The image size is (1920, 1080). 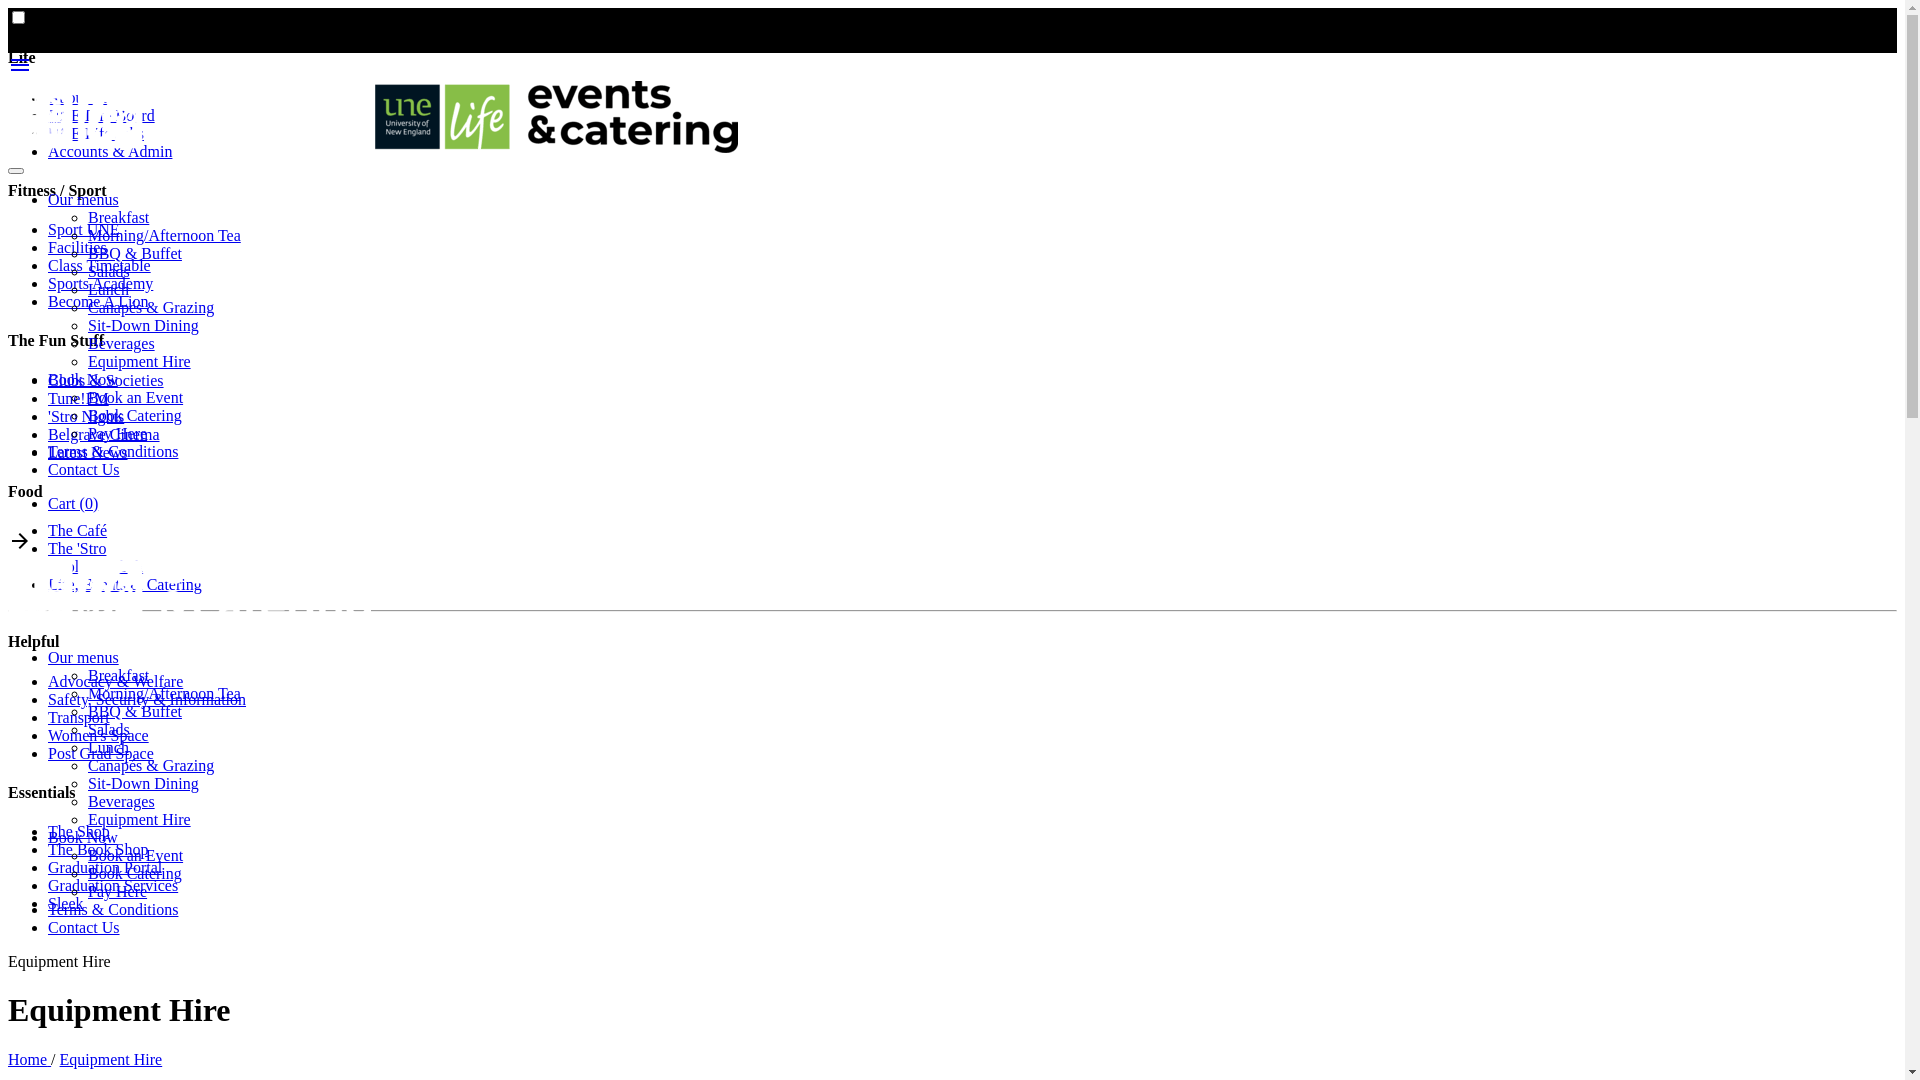 What do you see at coordinates (99, 283) in the screenshot?
I see `'Sports Academy'` at bounding box center [99, 283].